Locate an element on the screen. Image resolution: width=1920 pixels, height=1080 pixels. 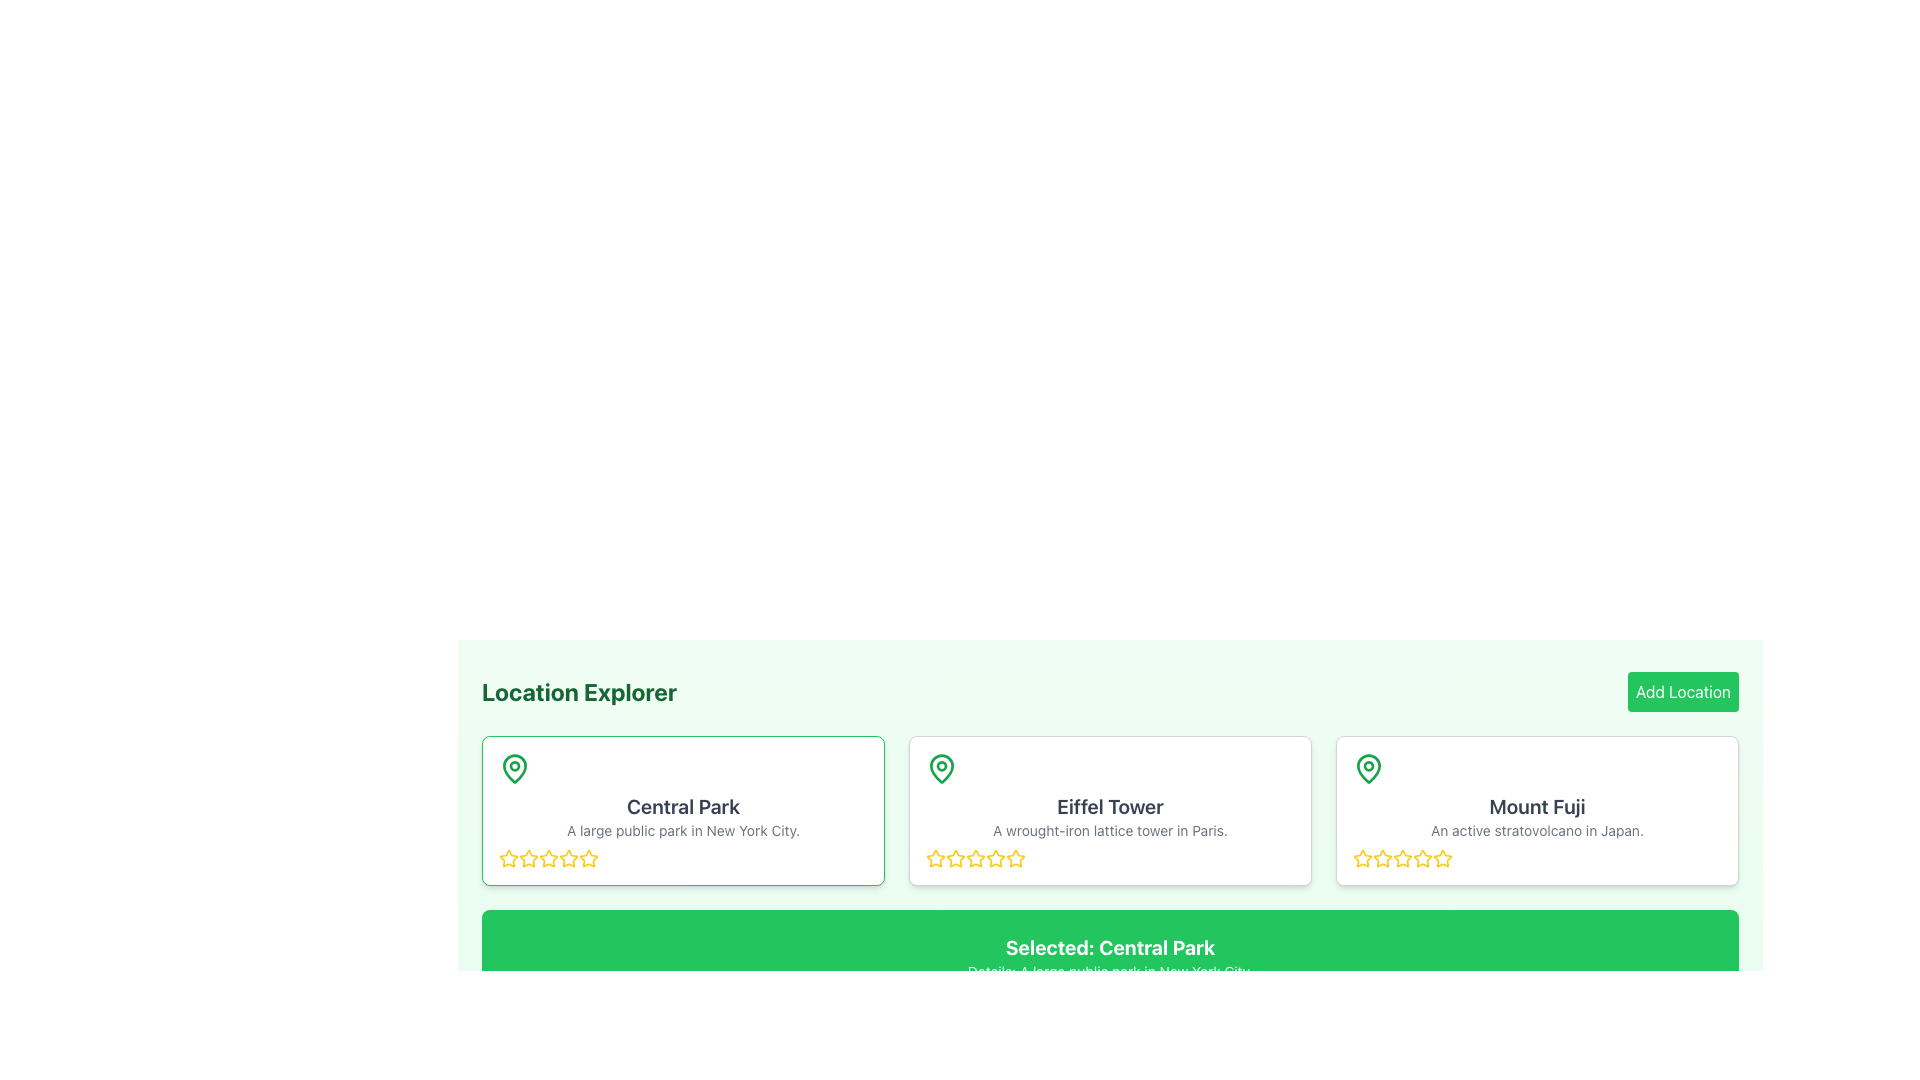
the first star icon representing the rating system in the 'Location Explorer' section for 'Central Park' is located at coordinates (508, 857).